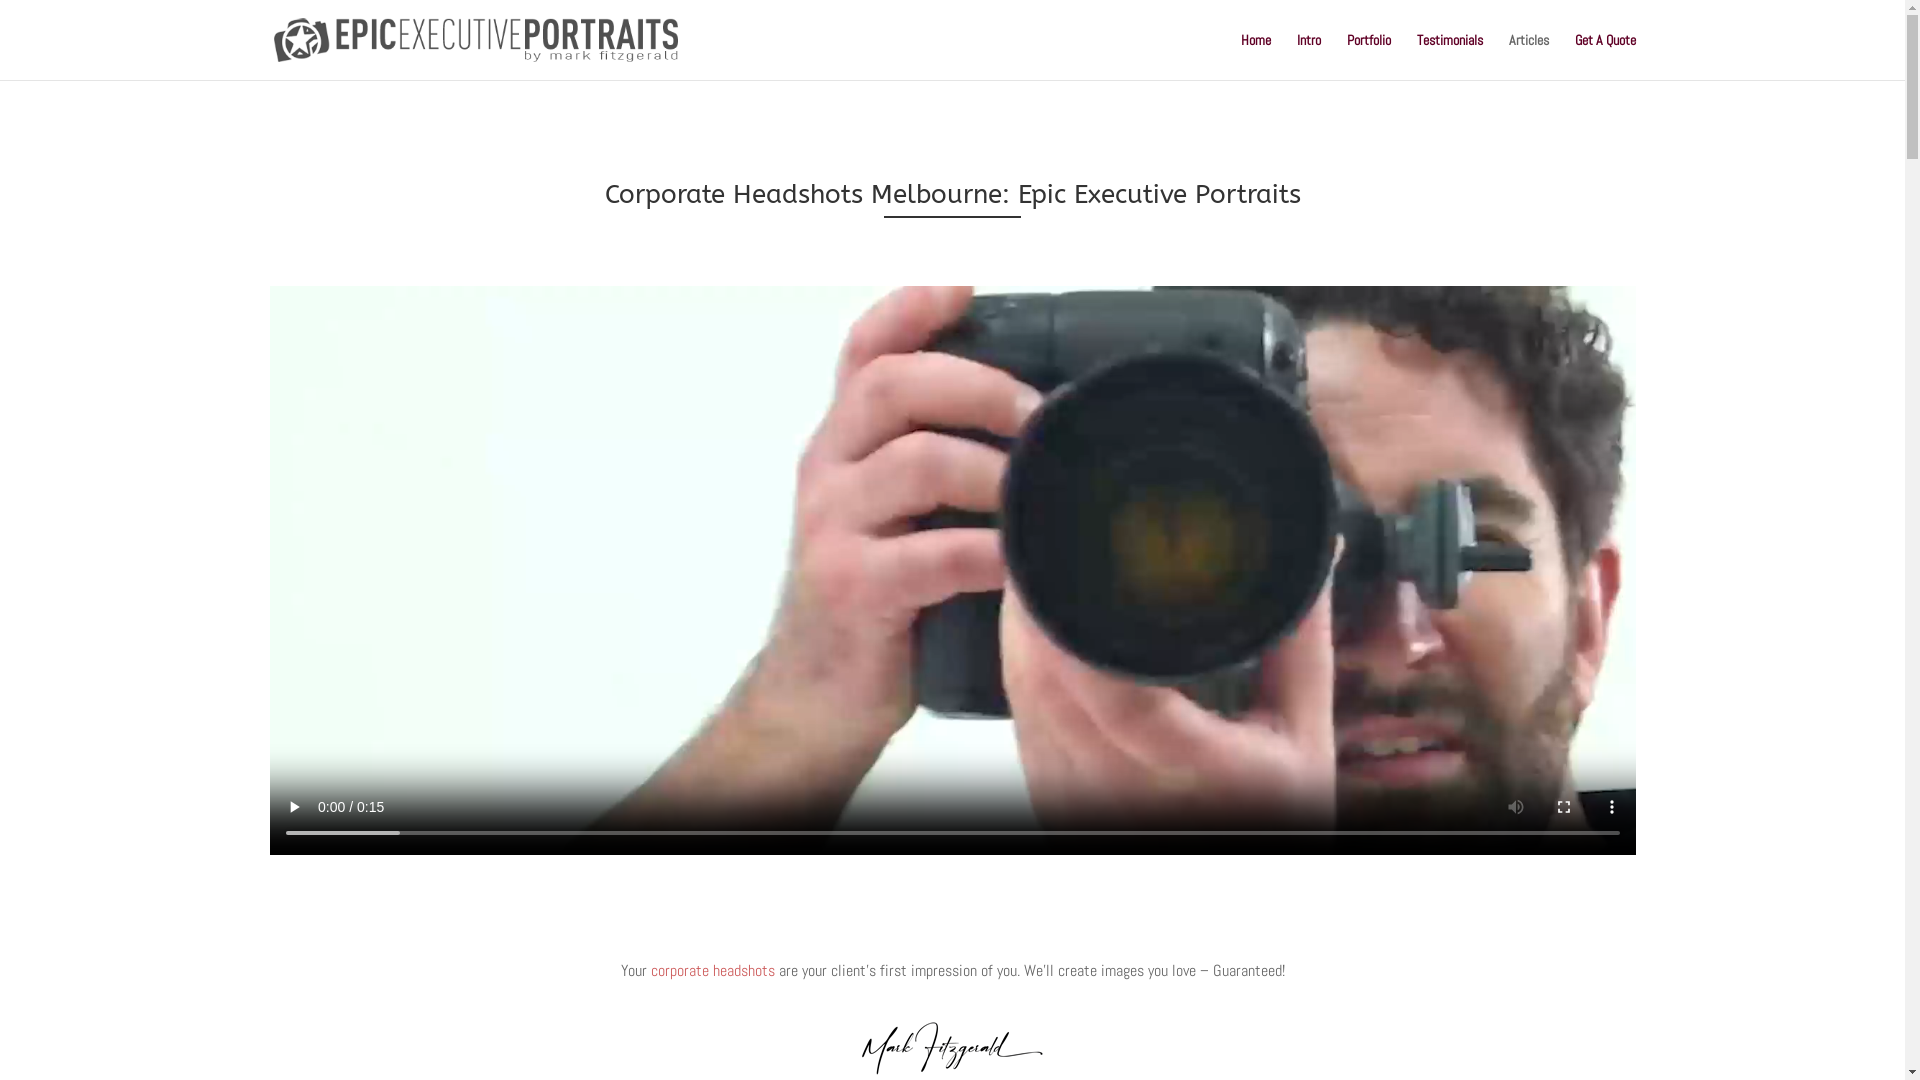 The width and height of the screenshot is (1920, 1080). I want to click on 'Mark-fitzgerald-photographer-signature-1', so click(951, 1047).